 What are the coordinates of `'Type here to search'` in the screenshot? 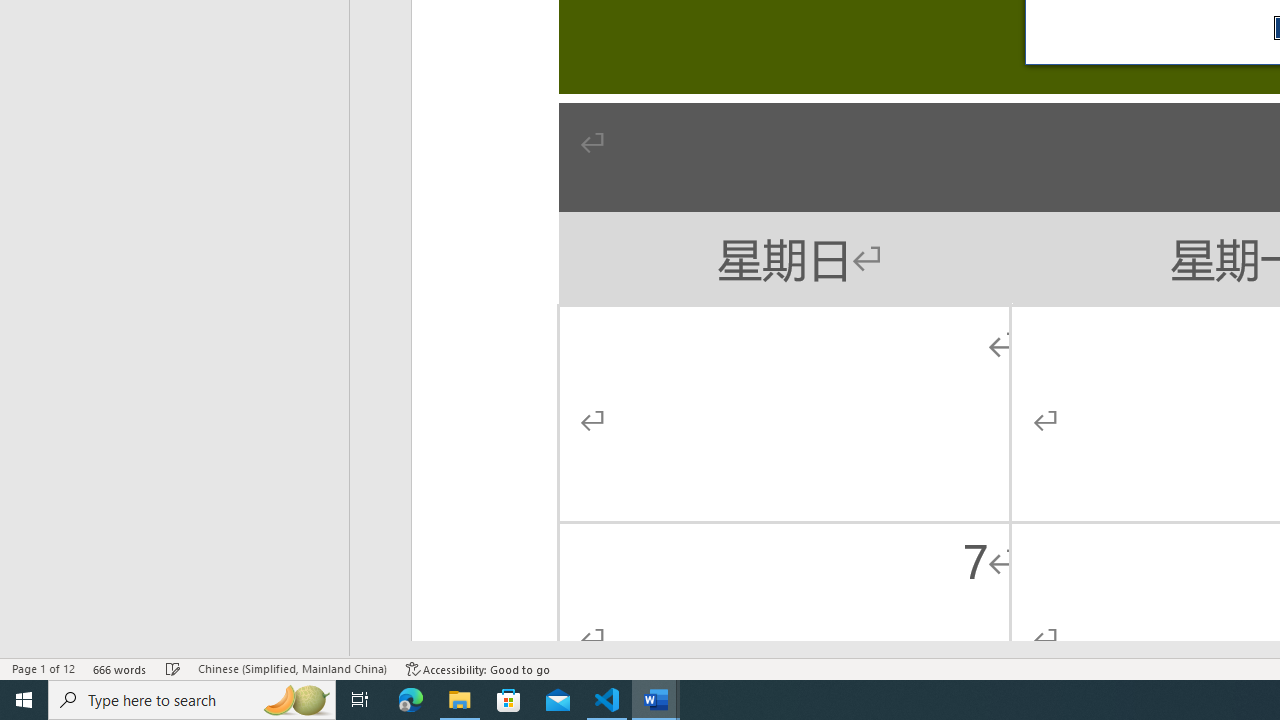 It's located at (192, 698).